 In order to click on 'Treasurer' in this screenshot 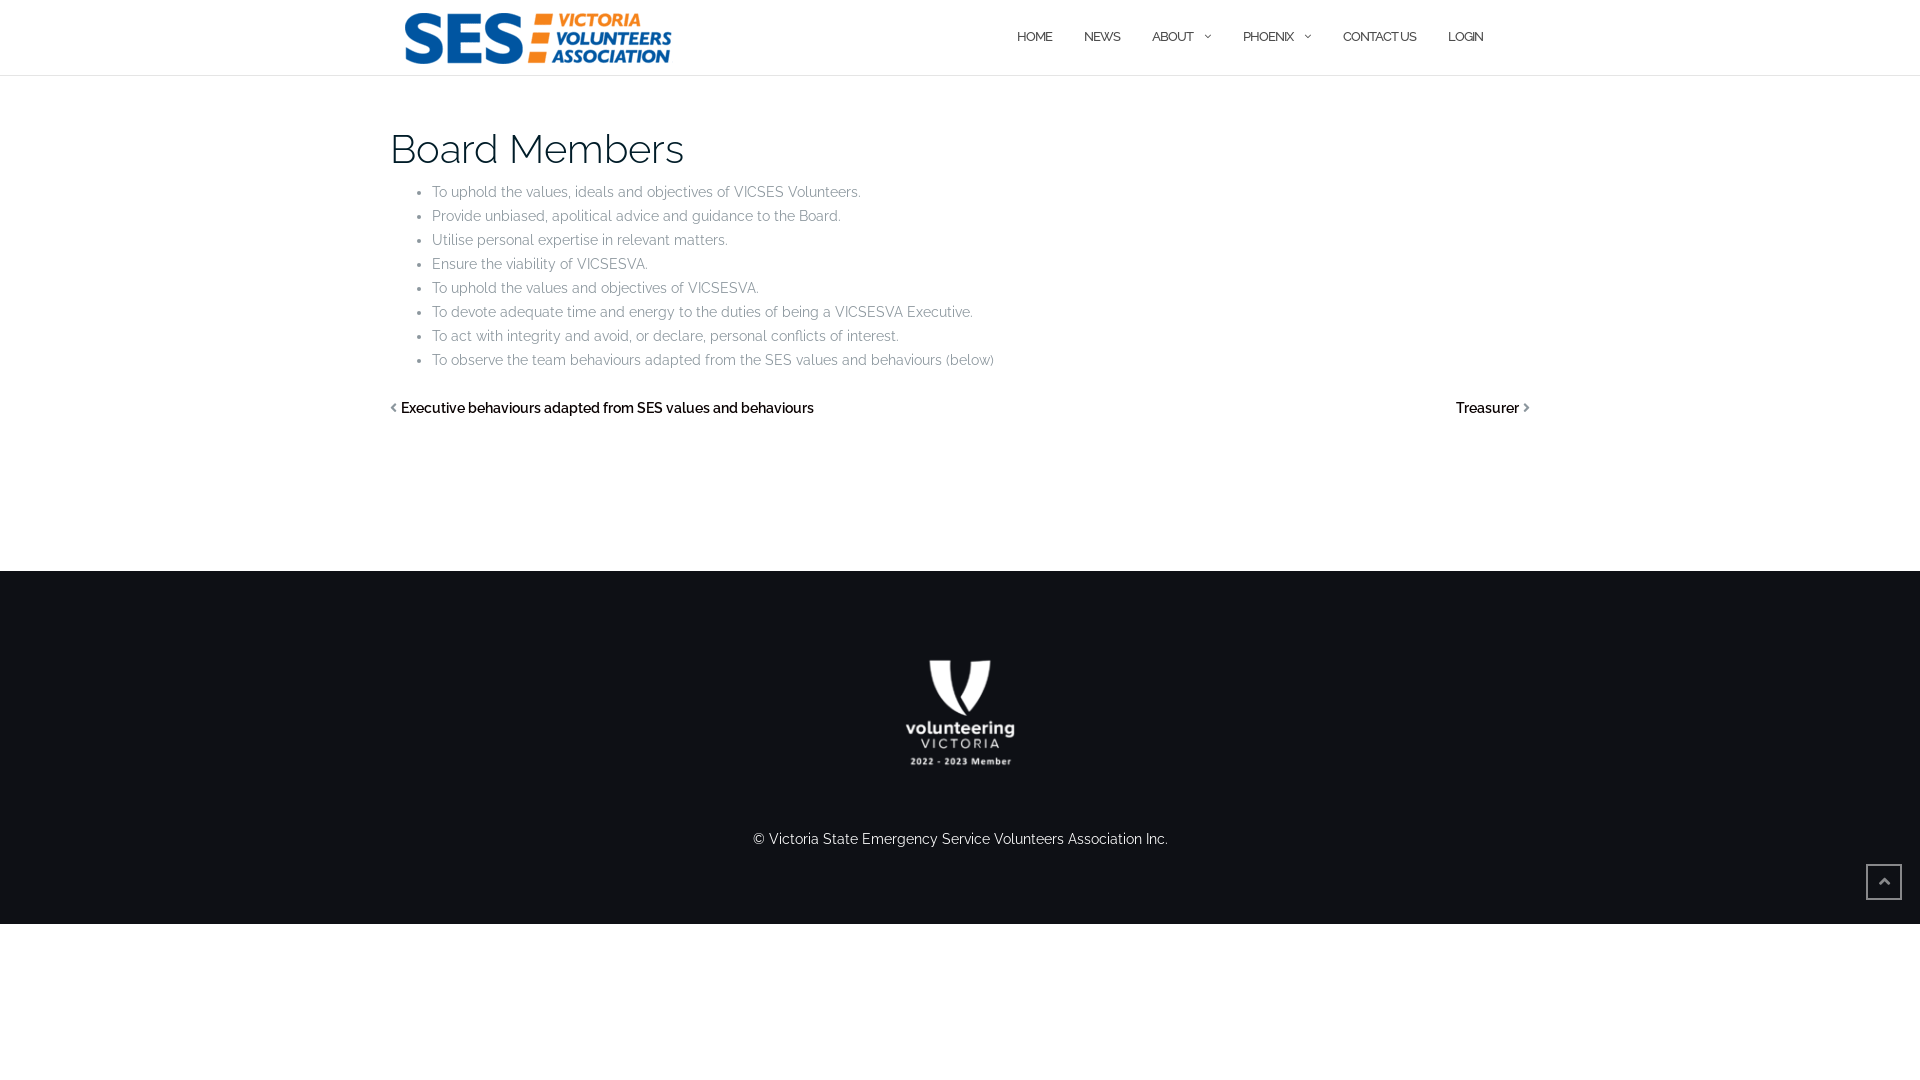, I will do `click(1455, 407)`.